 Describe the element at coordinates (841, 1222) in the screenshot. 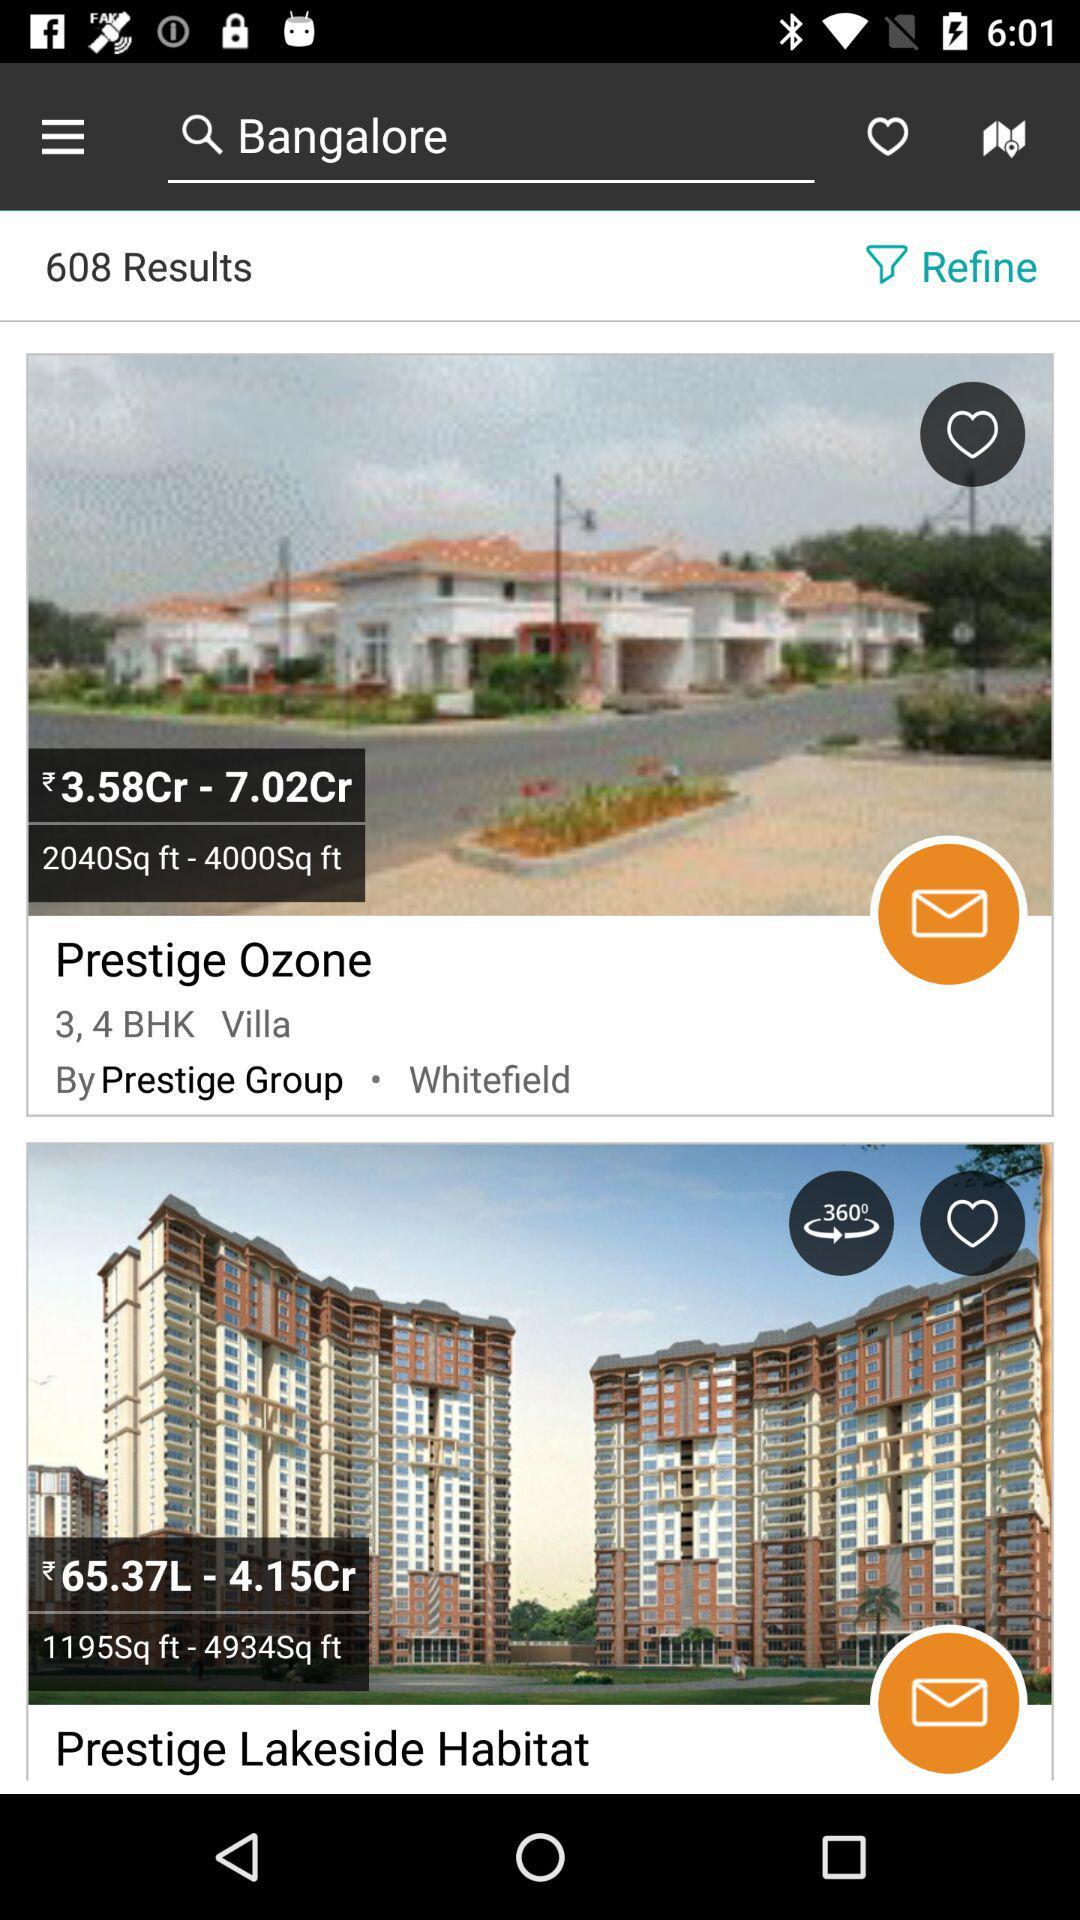

I see `get the 360 degree view of the property` at that location.